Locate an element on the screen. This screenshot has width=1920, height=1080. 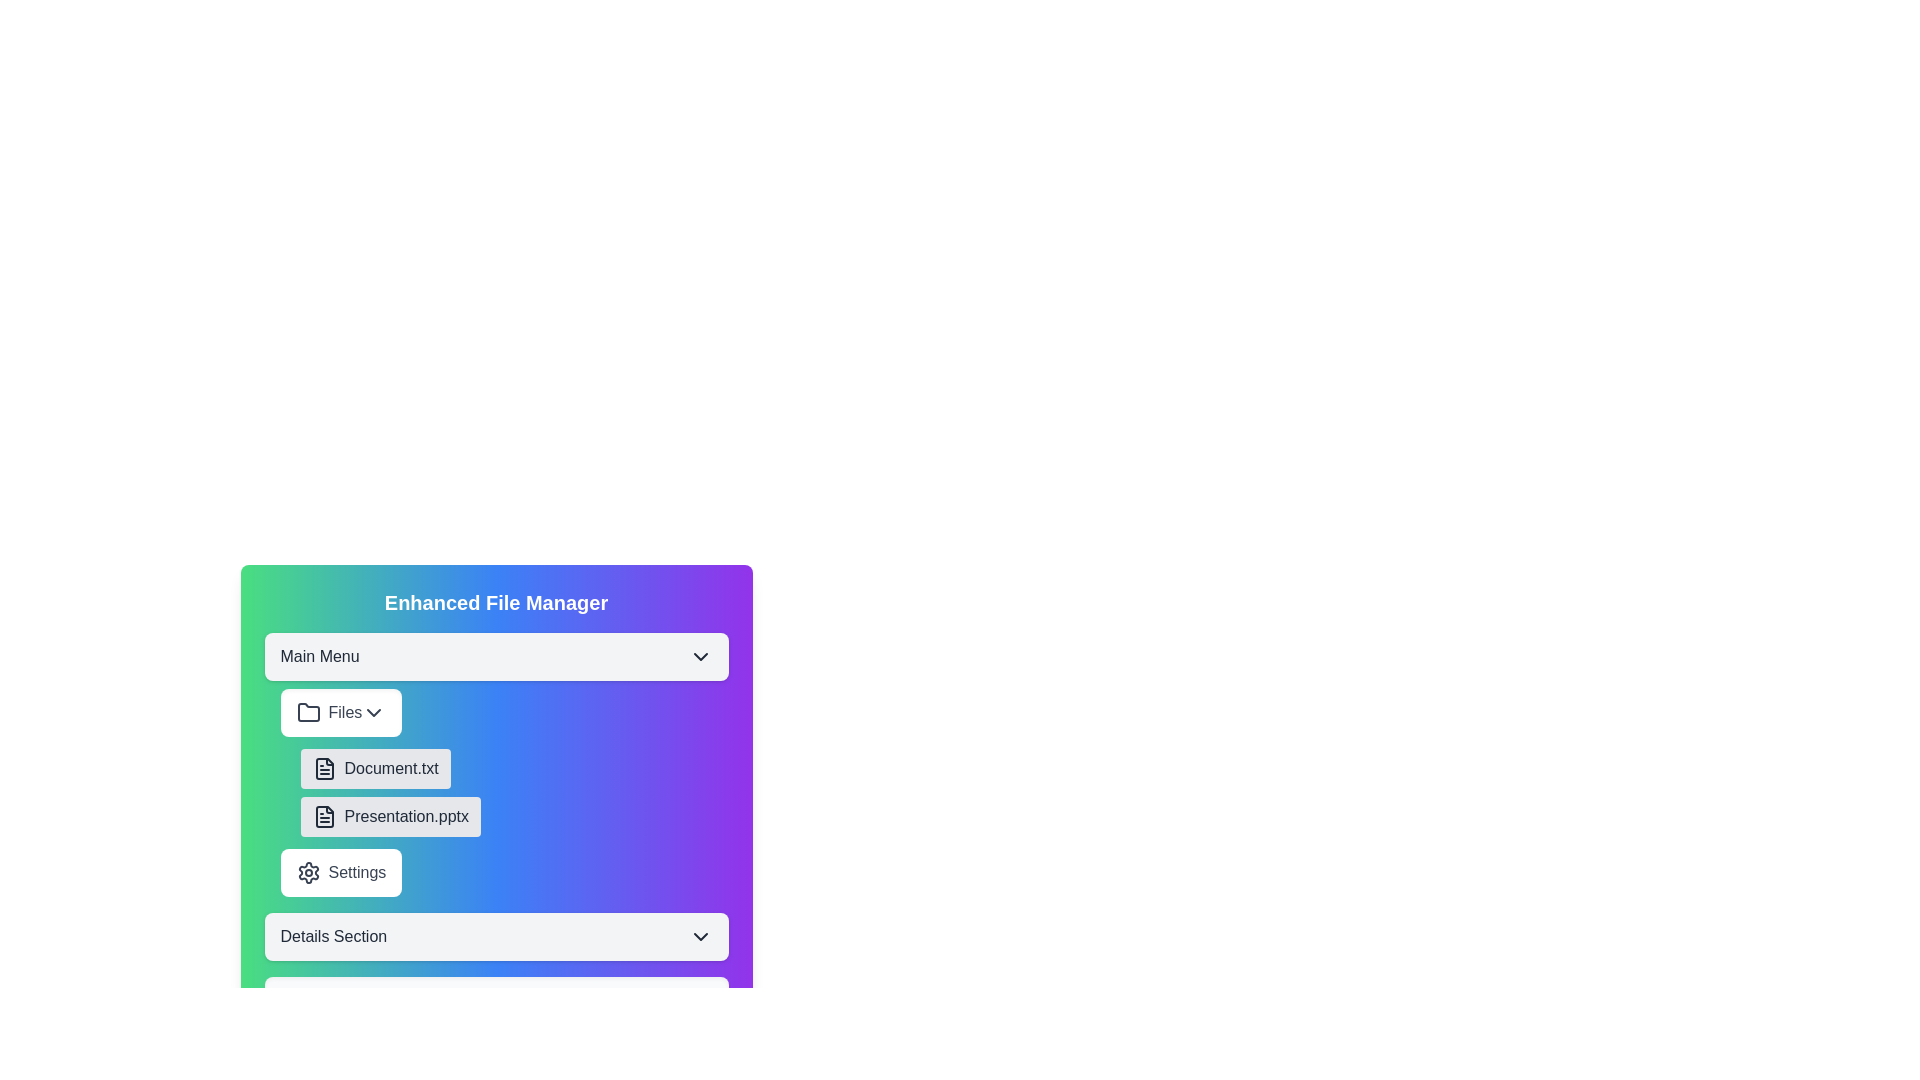
the icon representing the presentation document 'Presentation.pptx' in the Enhanced File Manager interface is located at coordinates (324, 817).